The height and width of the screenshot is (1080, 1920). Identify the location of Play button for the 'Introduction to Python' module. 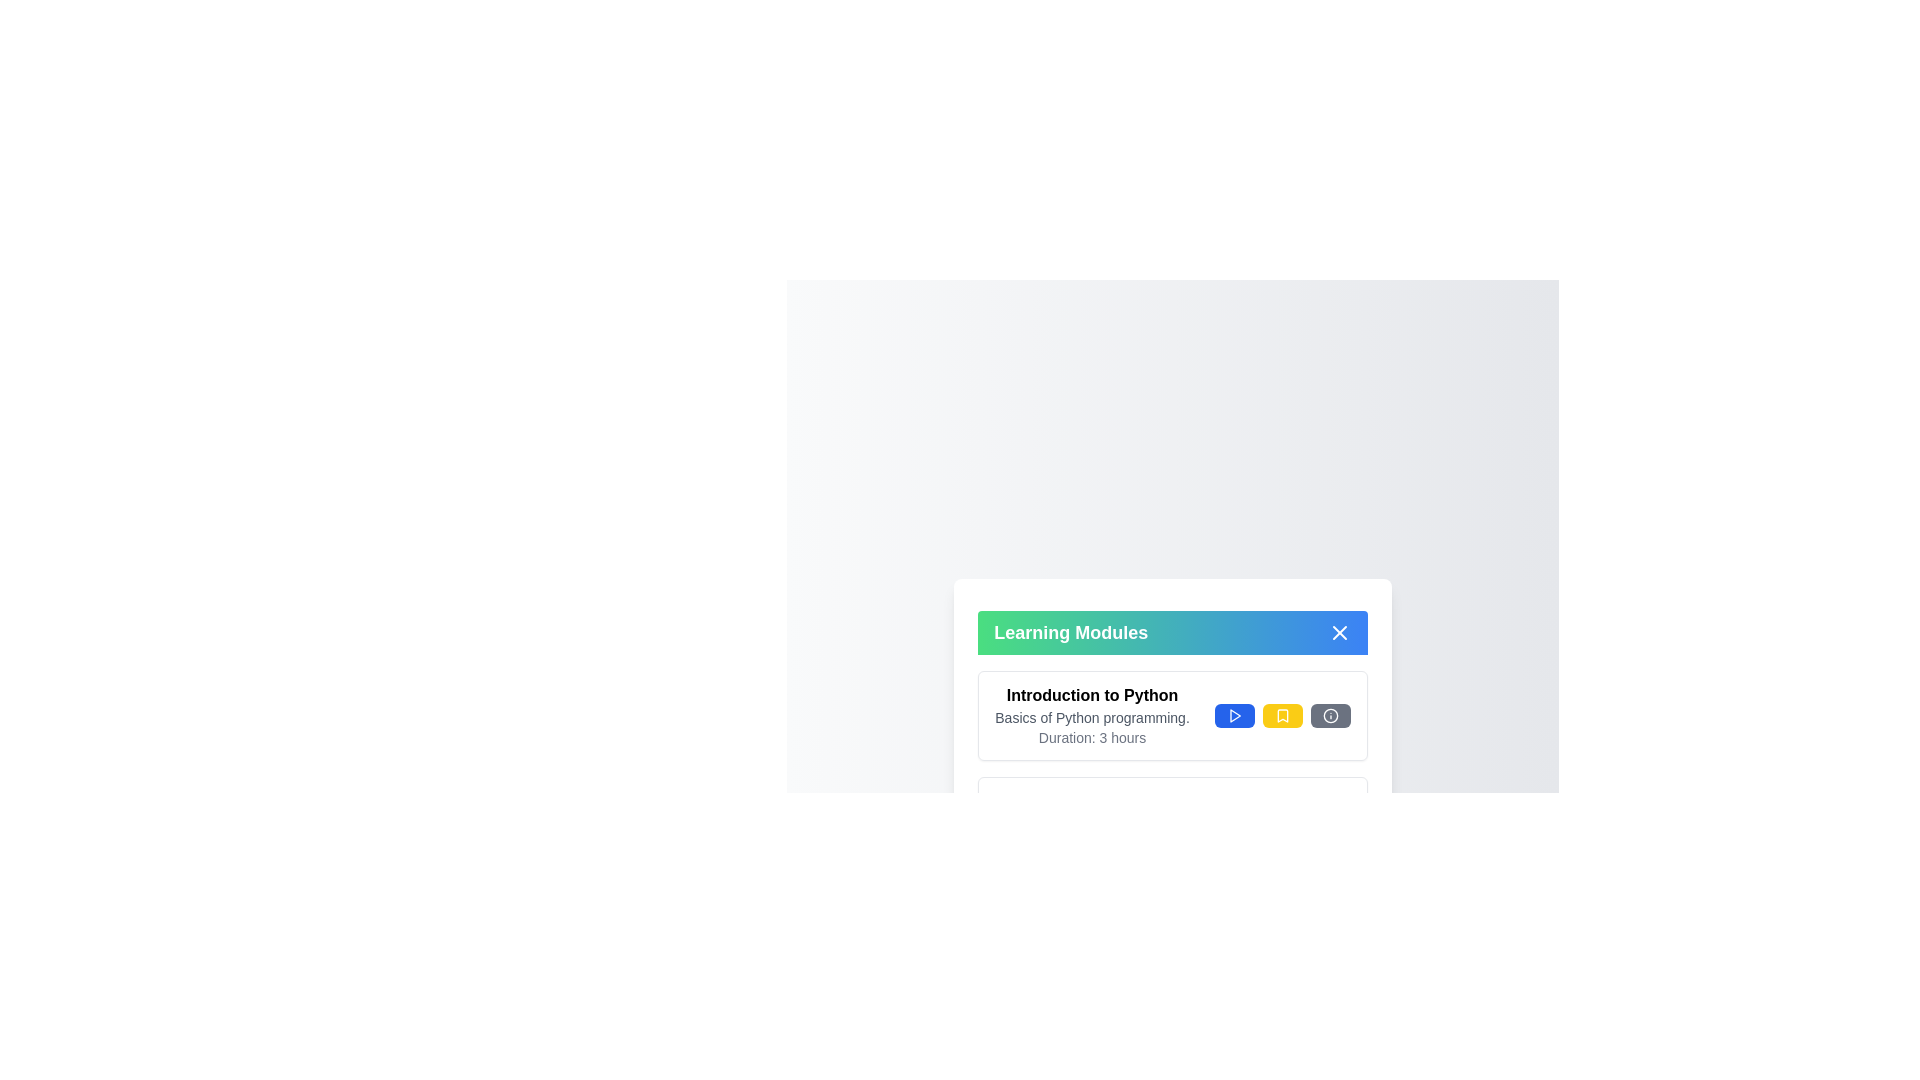
(1233, 715).